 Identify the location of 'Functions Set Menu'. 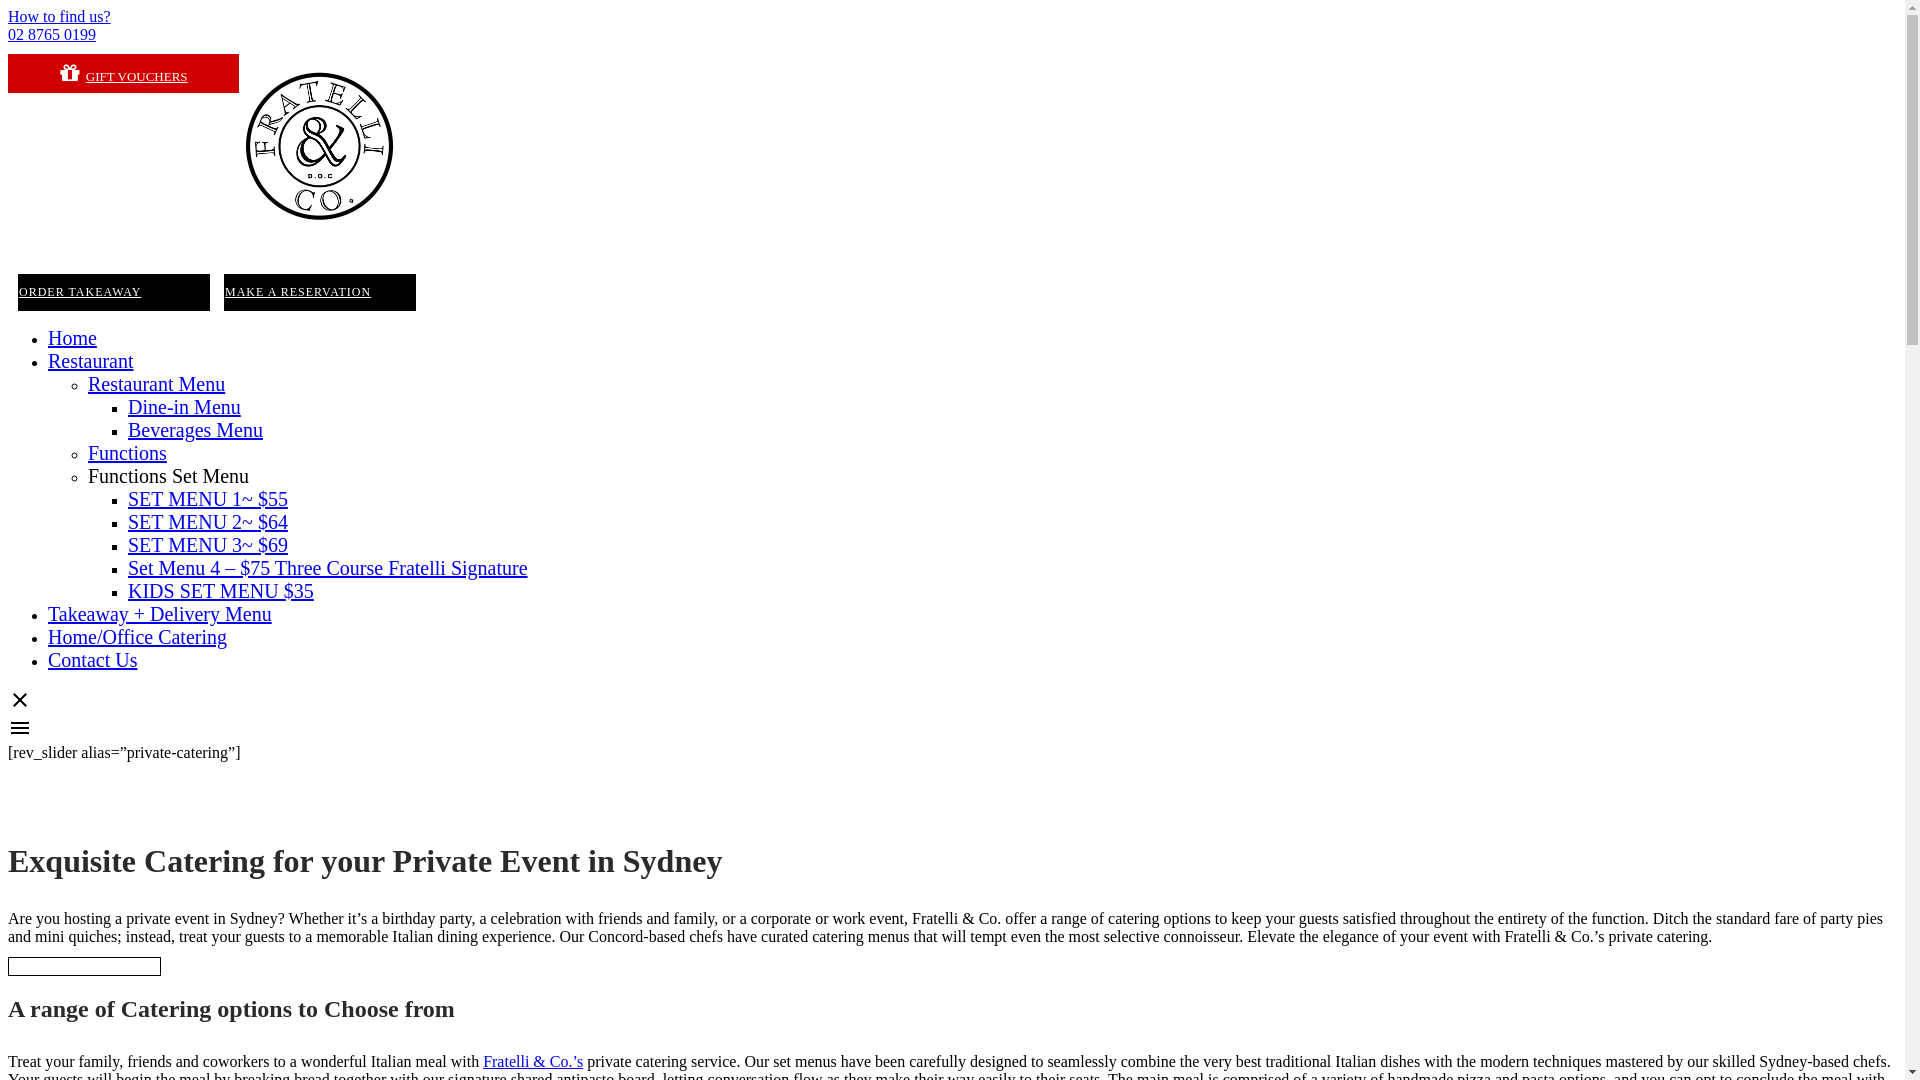
(168, 475).